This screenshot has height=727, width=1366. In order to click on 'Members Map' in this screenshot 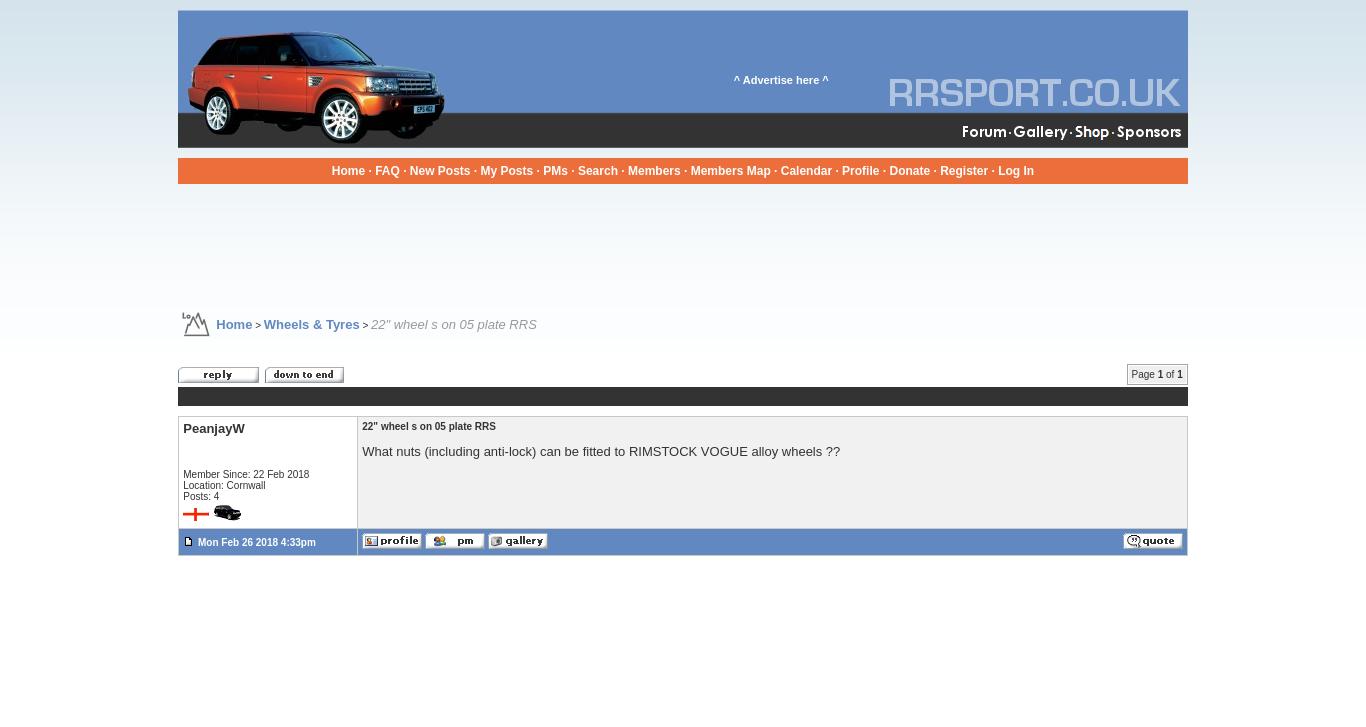, I will do `click(729, 170)`.